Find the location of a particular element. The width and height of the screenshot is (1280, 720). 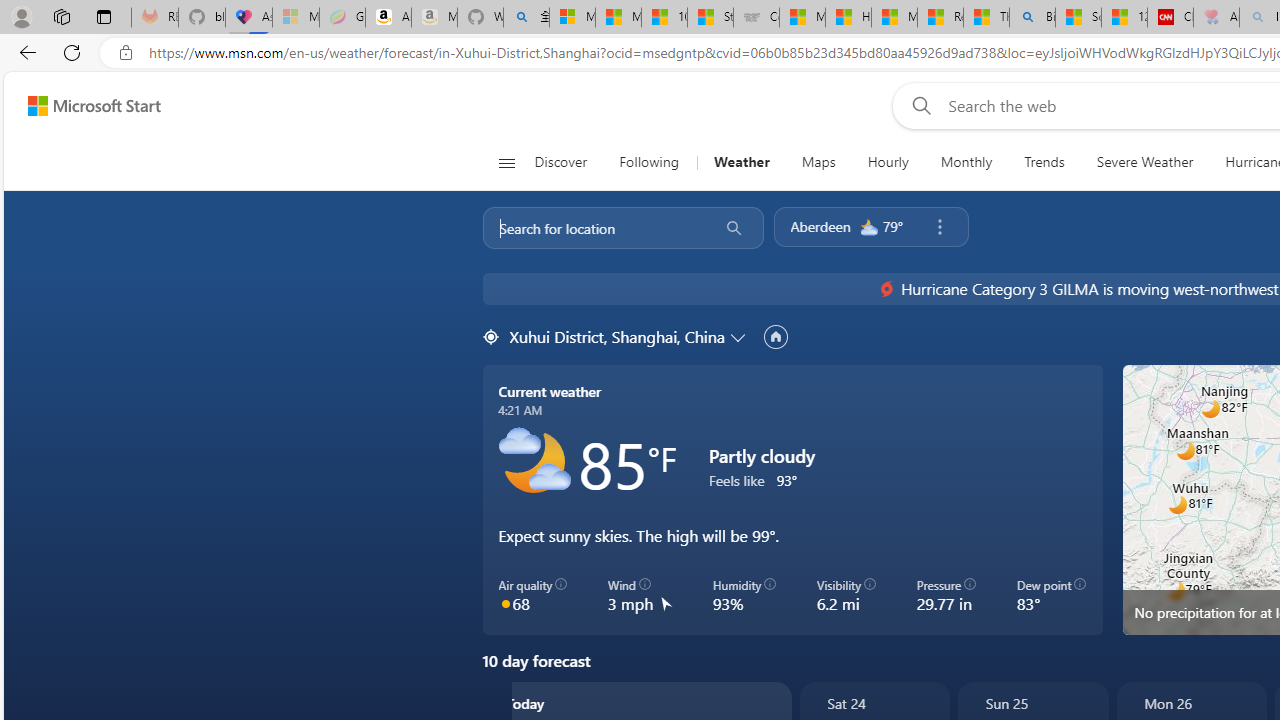

'Trends' is located at coordinates (1044, 162).